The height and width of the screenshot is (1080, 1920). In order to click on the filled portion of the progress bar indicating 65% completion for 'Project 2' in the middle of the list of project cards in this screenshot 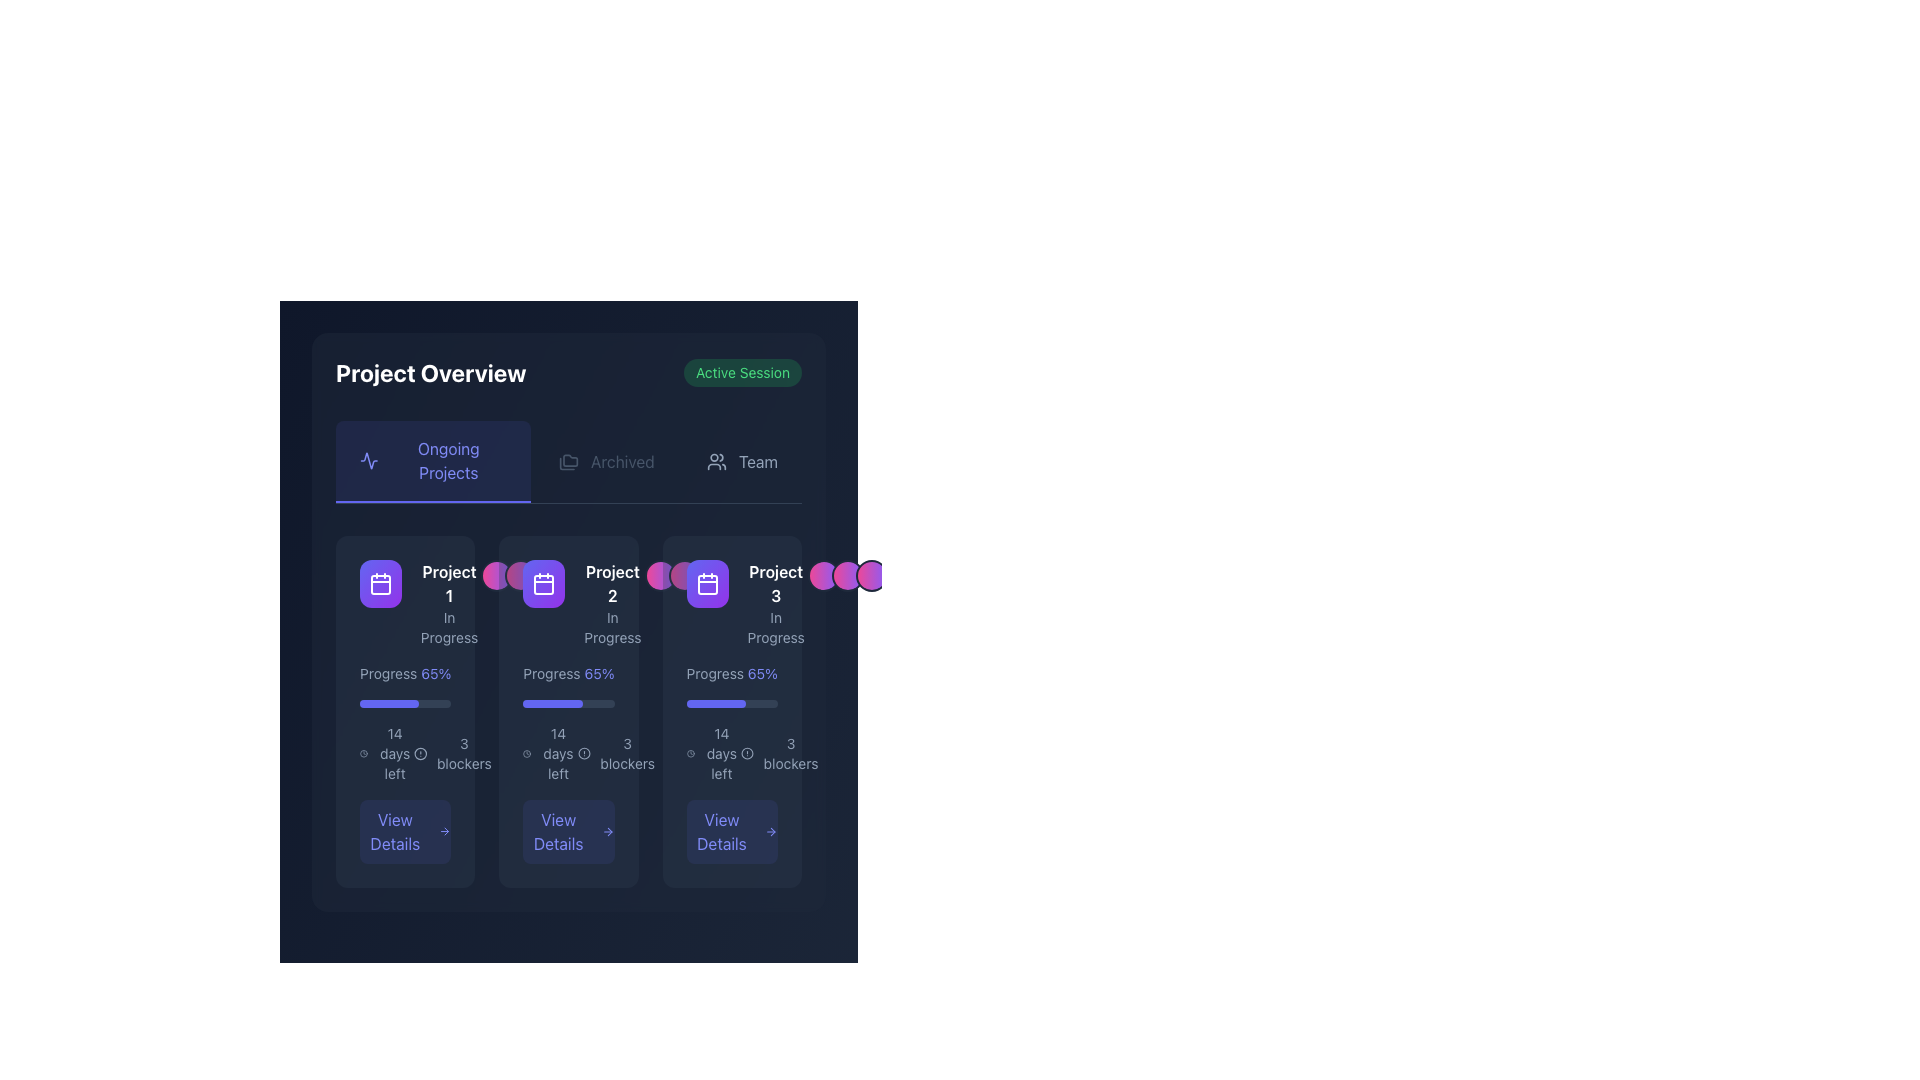, I will do `click(552, 703)`.